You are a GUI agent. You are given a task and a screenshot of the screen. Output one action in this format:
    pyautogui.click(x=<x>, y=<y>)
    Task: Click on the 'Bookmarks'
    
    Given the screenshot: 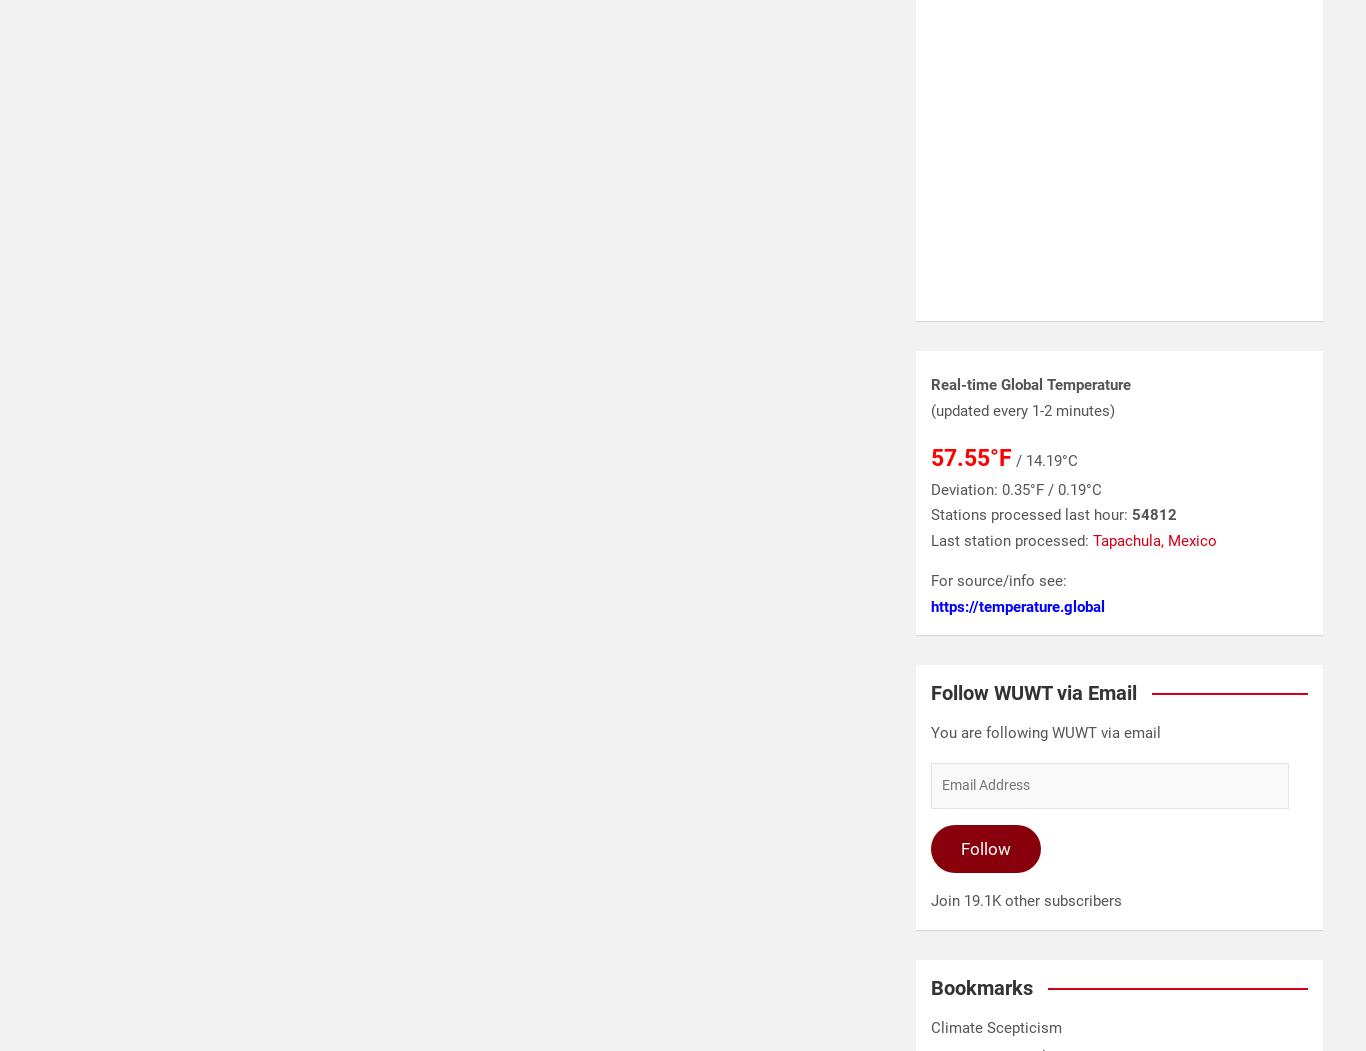 What is the action you would take?
    pyautogui.click(x=982, y=986)
    